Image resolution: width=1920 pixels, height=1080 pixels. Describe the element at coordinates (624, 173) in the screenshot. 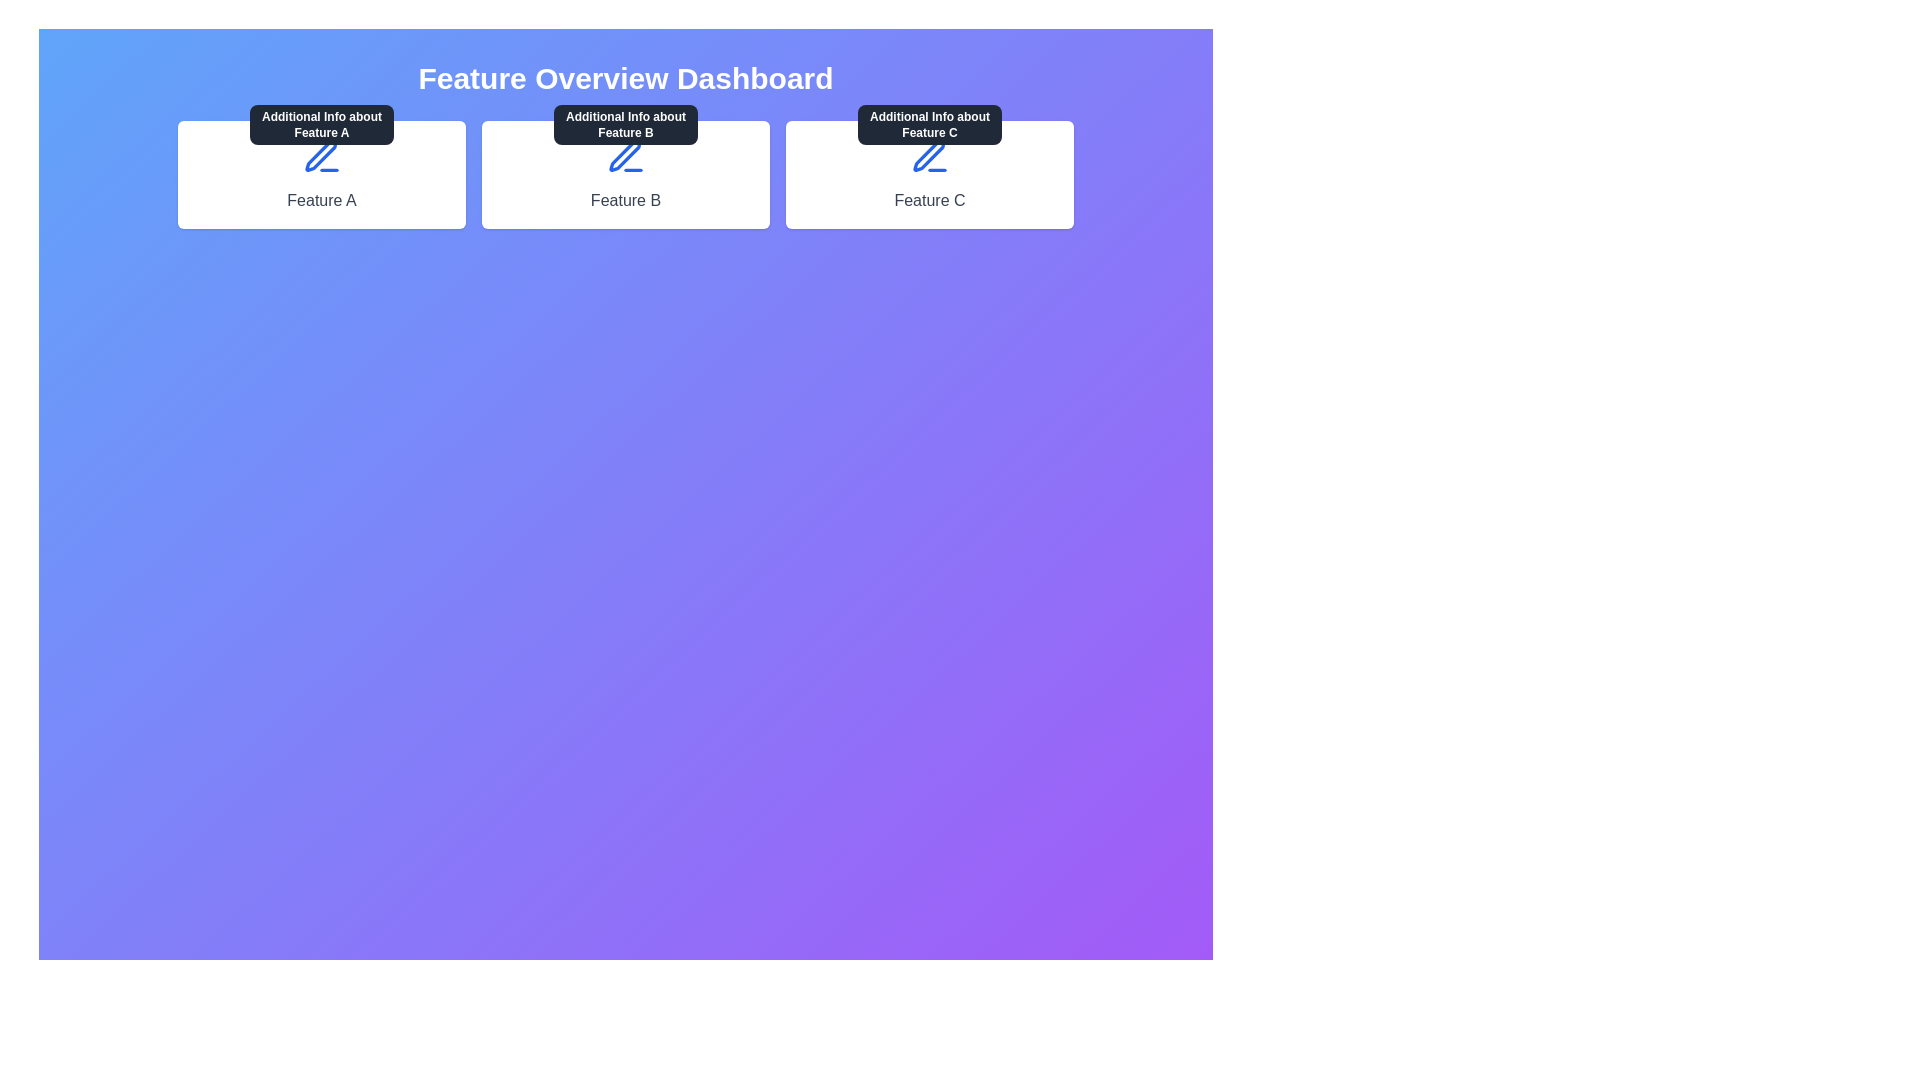

I see `the card component labeled 'Feature B', which is the second card in a 3-column grid layout, featuring a white background, rounded corners, and a pen-like decorative icon at its center` at that location.